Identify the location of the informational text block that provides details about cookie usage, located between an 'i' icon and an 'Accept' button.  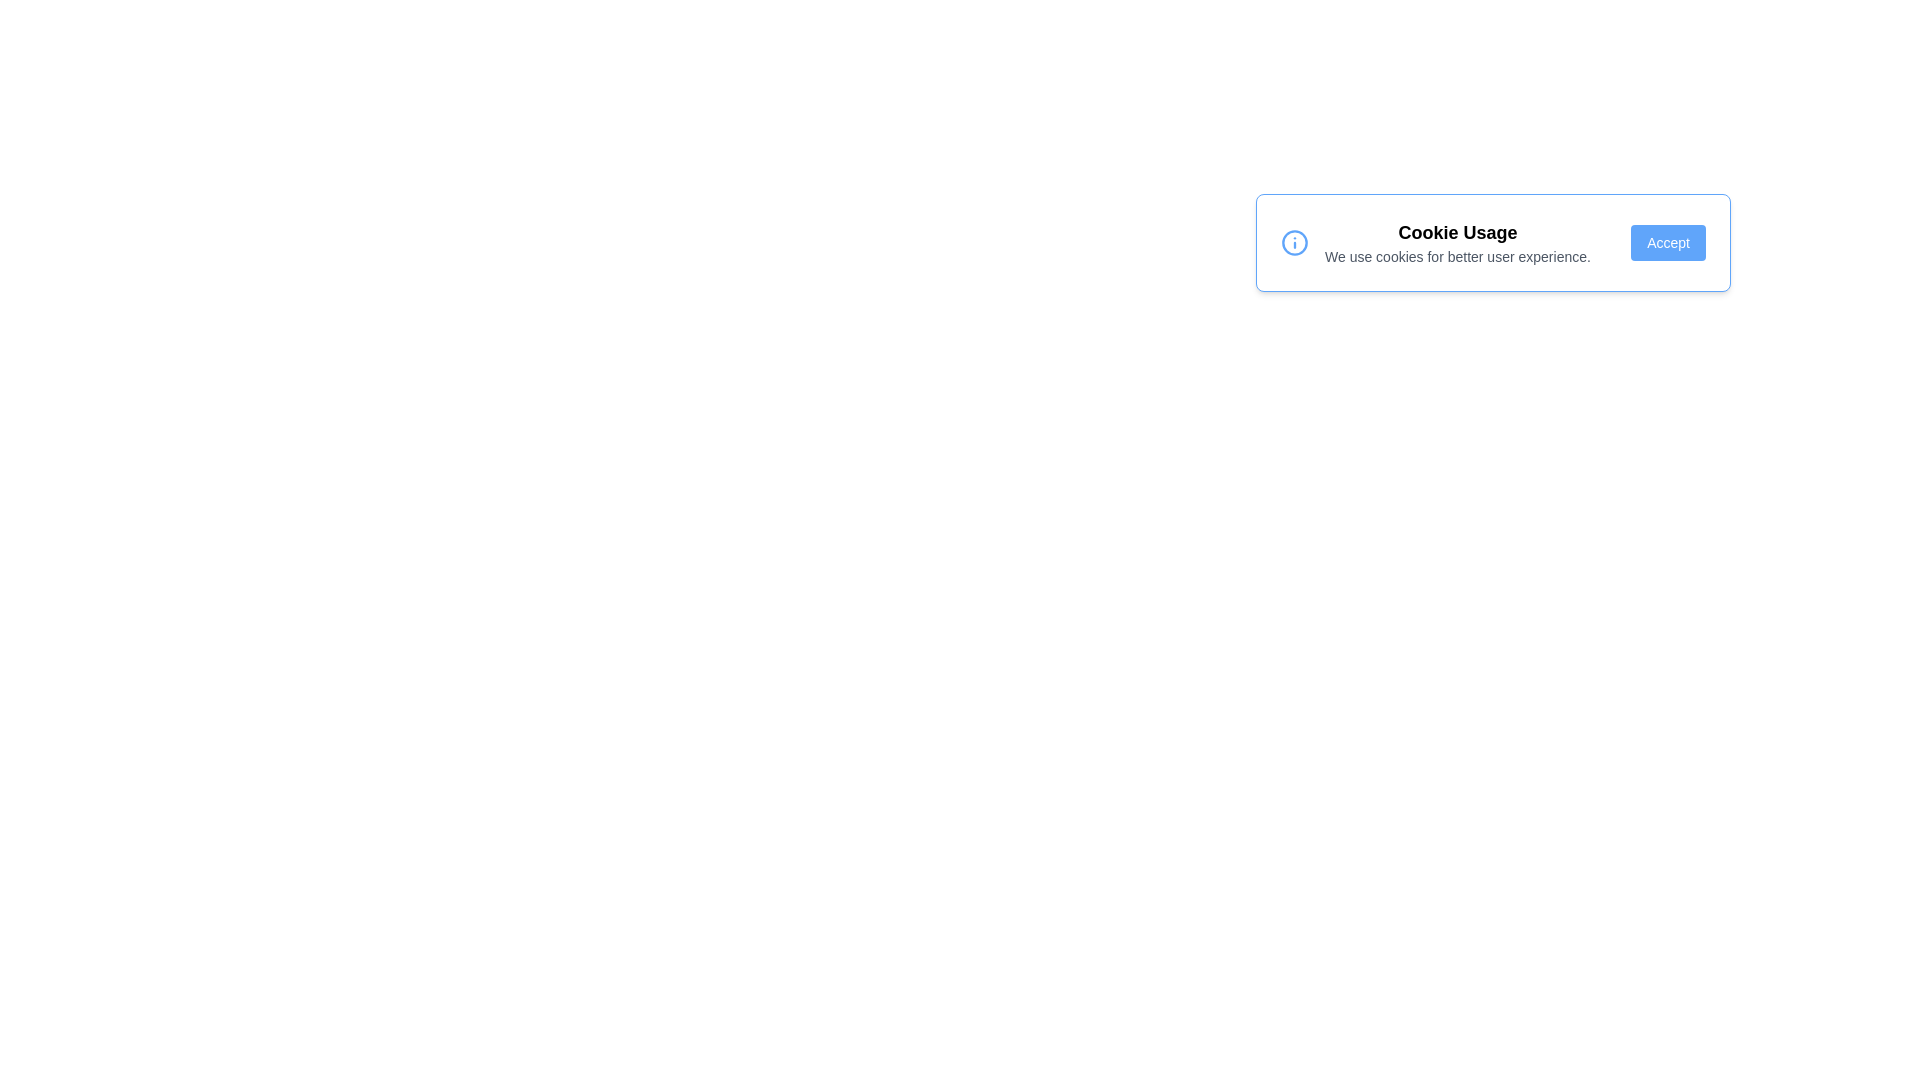
(1457, 242).